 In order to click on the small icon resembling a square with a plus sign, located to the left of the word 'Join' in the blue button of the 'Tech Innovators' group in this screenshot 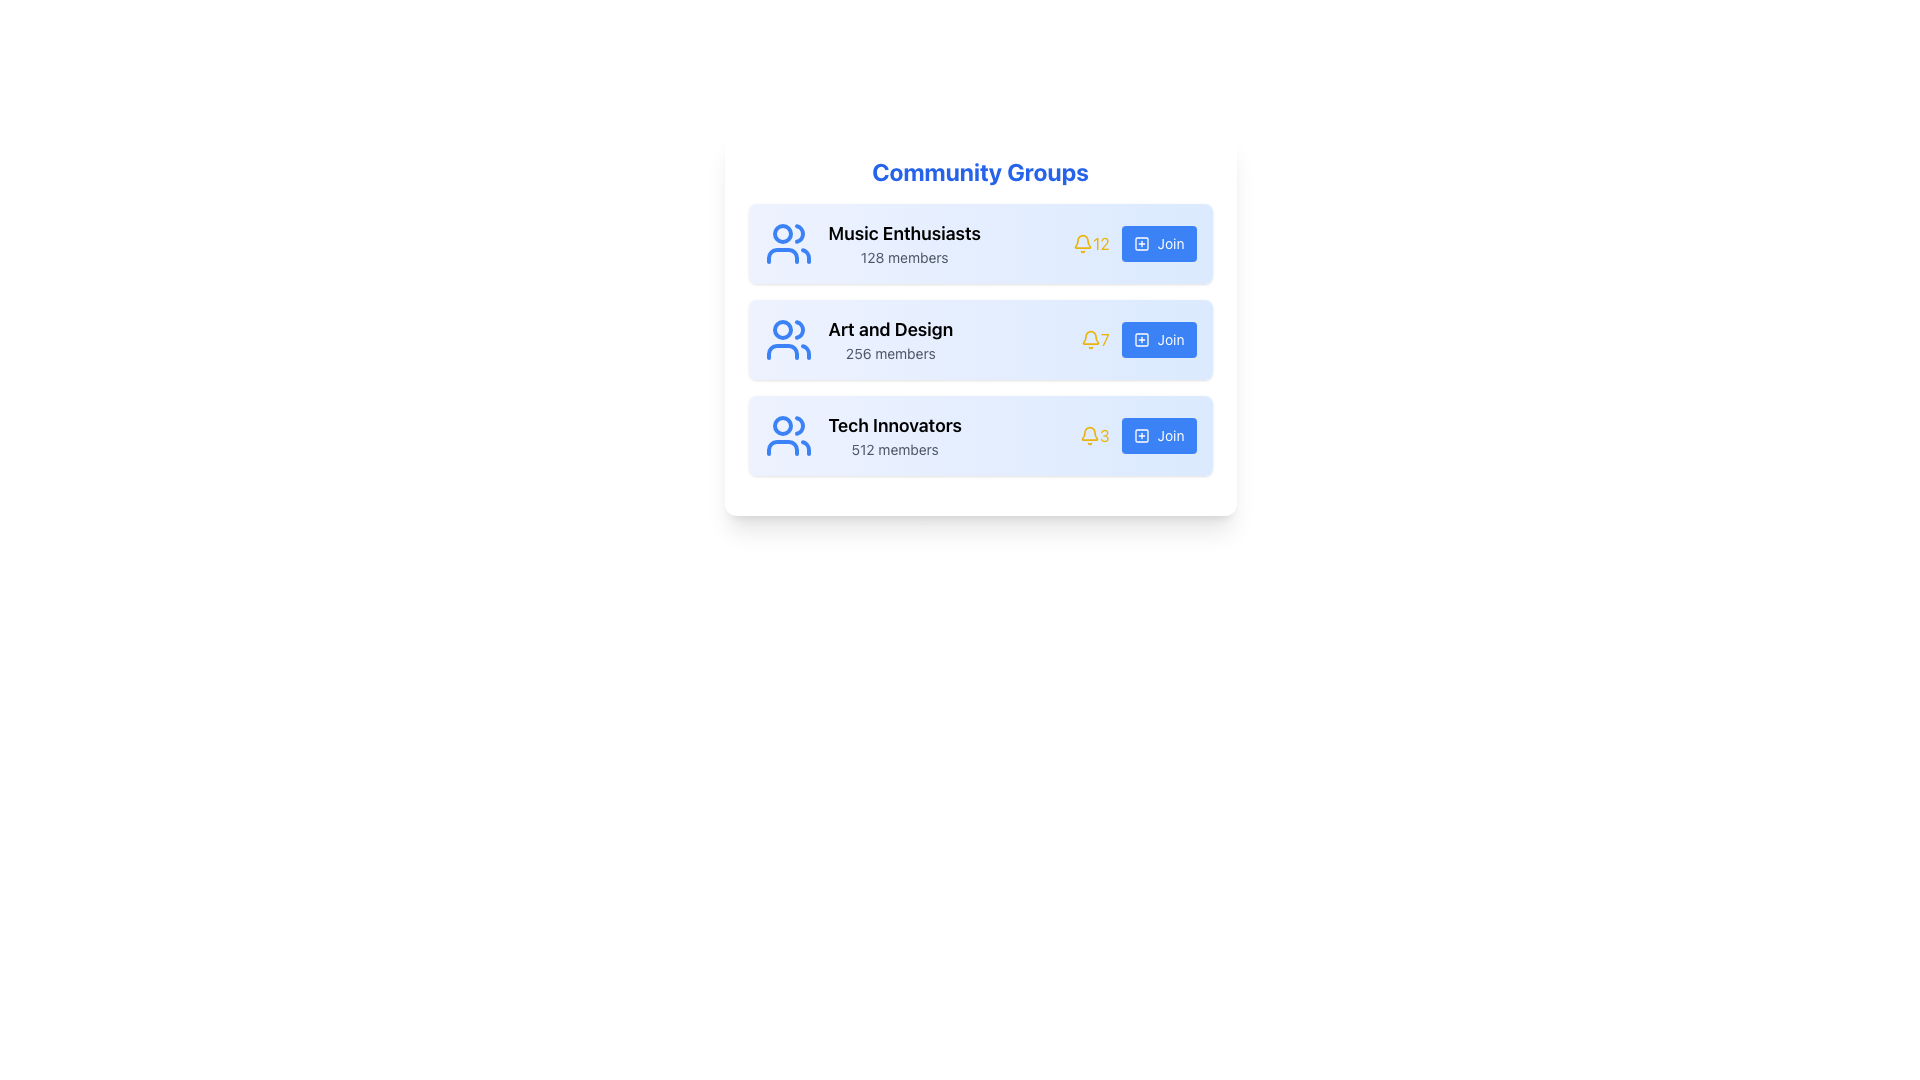, I will do `click(1141, 434)`.